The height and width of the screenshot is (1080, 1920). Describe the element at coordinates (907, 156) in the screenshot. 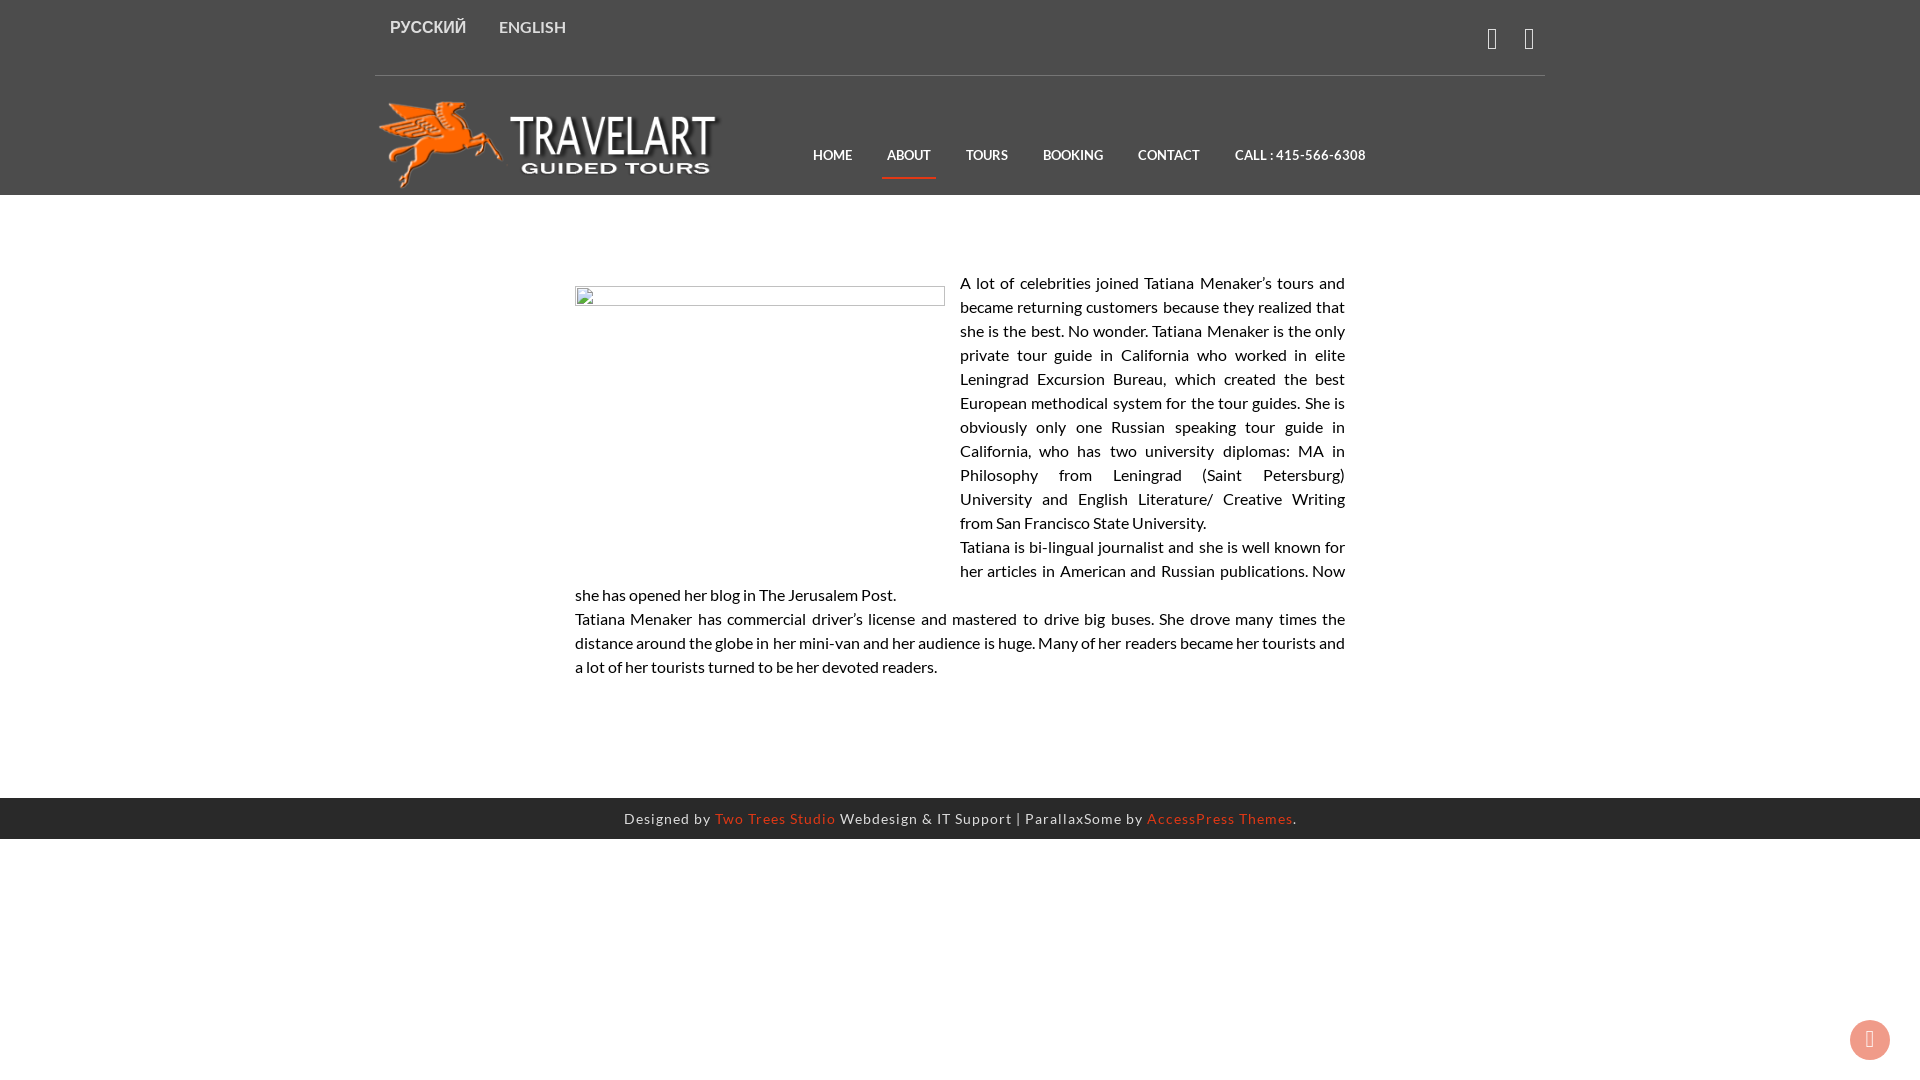

I see `'ABOUT'` at that location.